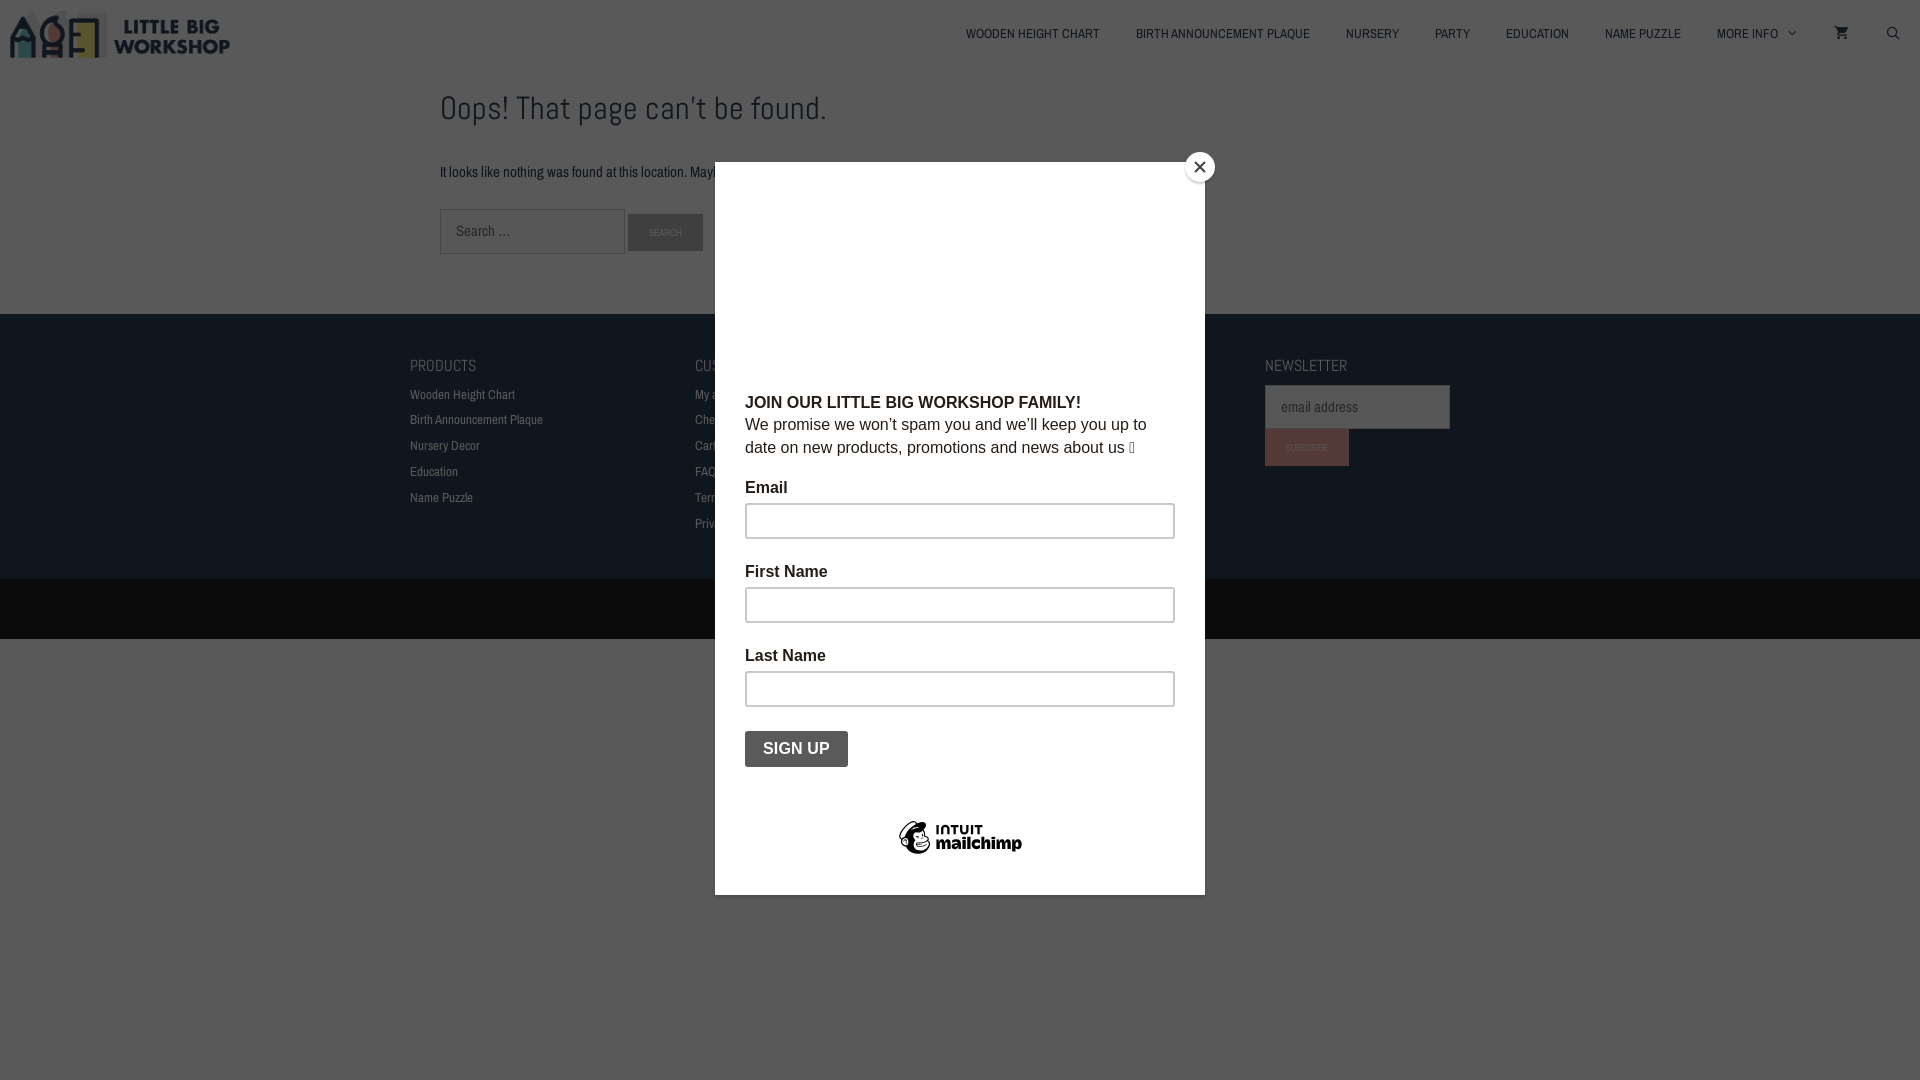  What do you see at coordinates (9, 34) in the screenshot?
I see `'Little Big Workshop'` at bounding box center [9, 34].